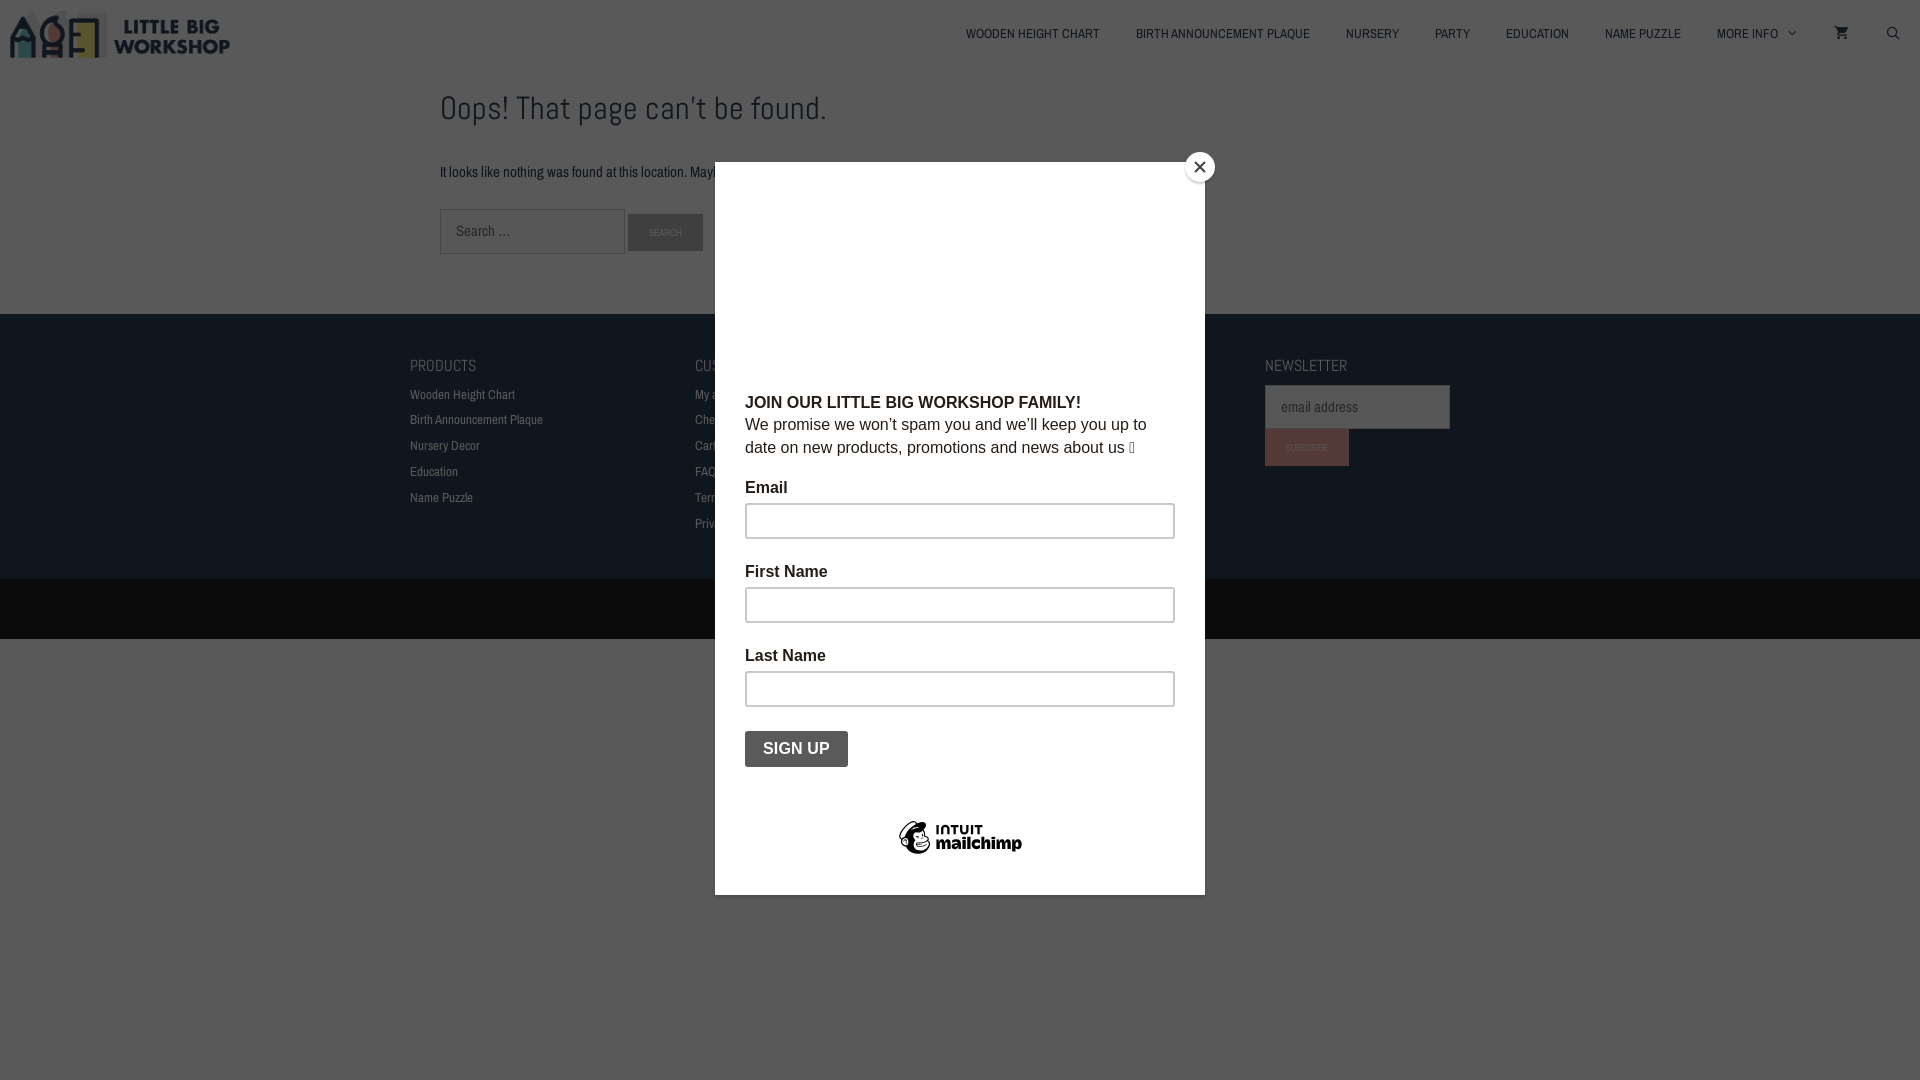  What do you see at coordinates (9, 34) in the screenshot?
I see `'Little Big Workshop'` at bounding box center [9, 34].